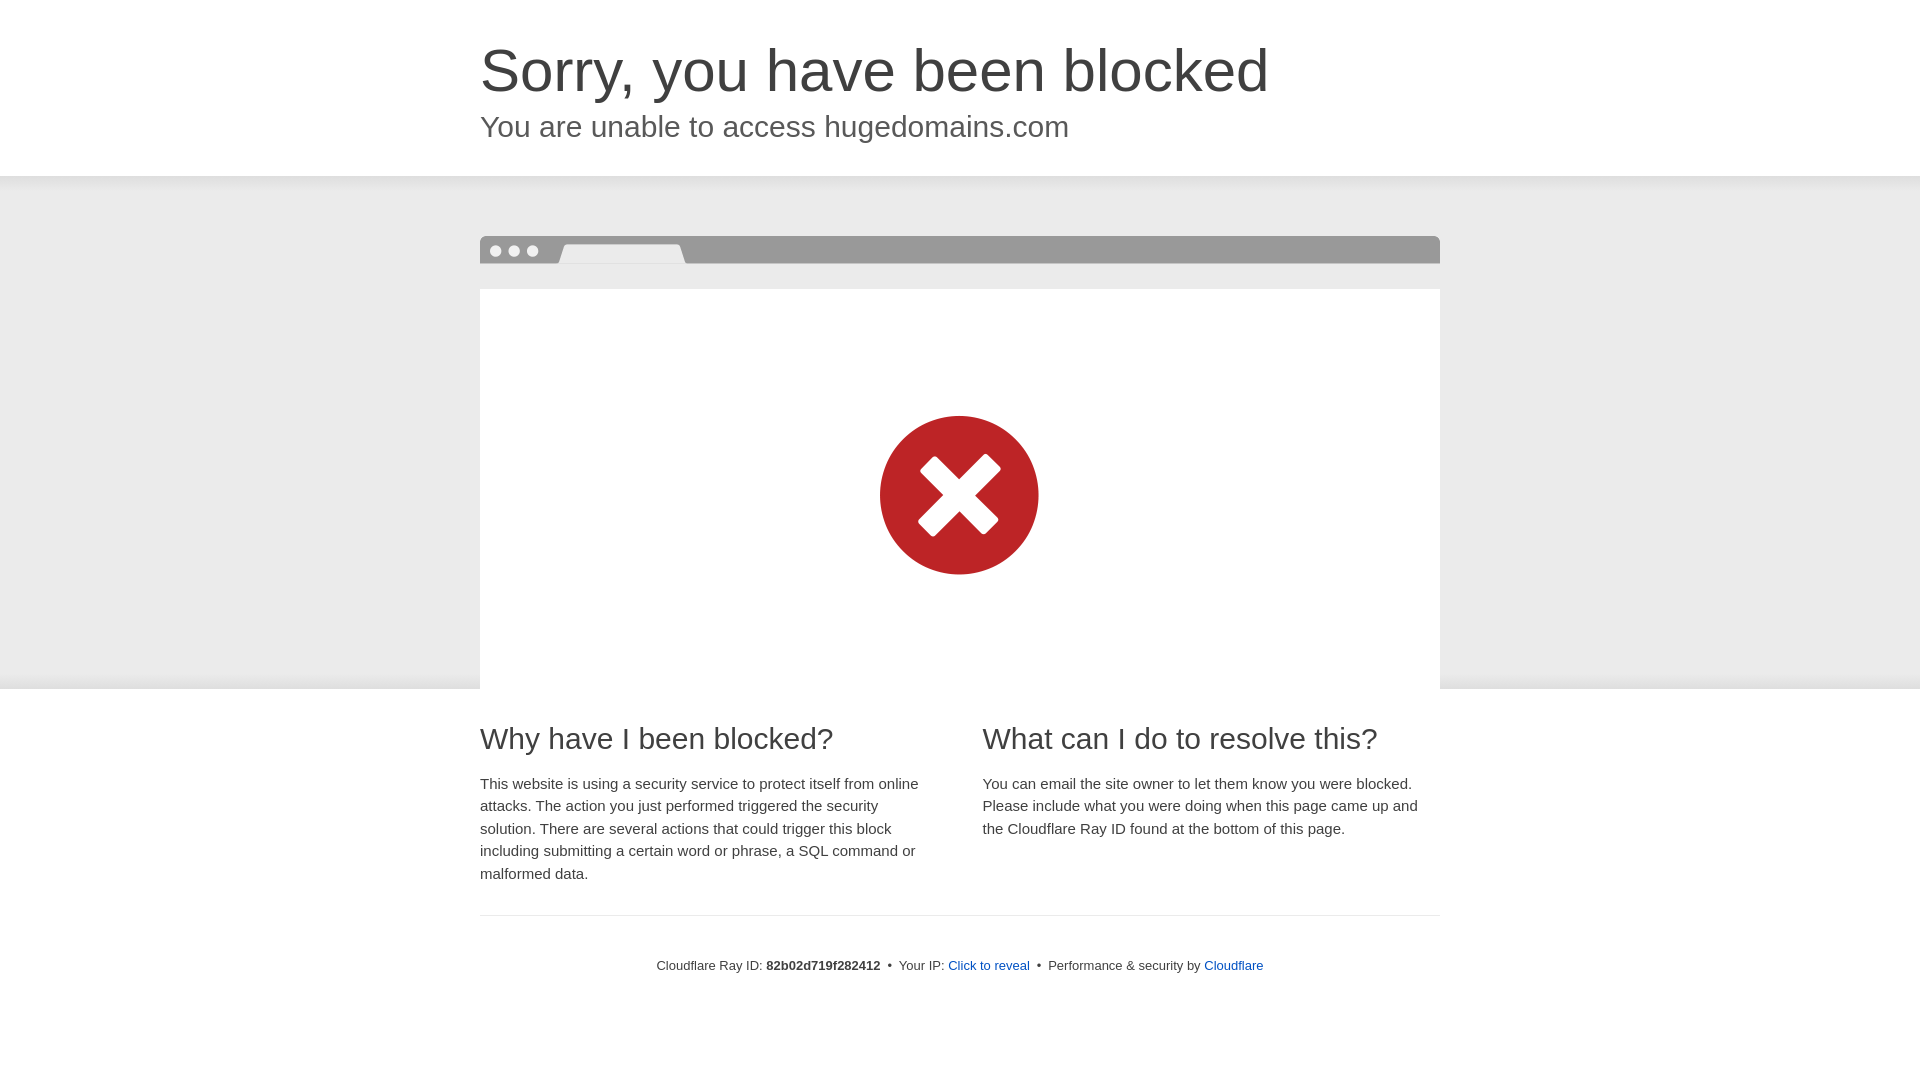 The width and height of the screenshot is (1920, 1080). Describe the element at coordinates (1203, 964) in the screenshot. I see `'Cloudflare'` at that location.